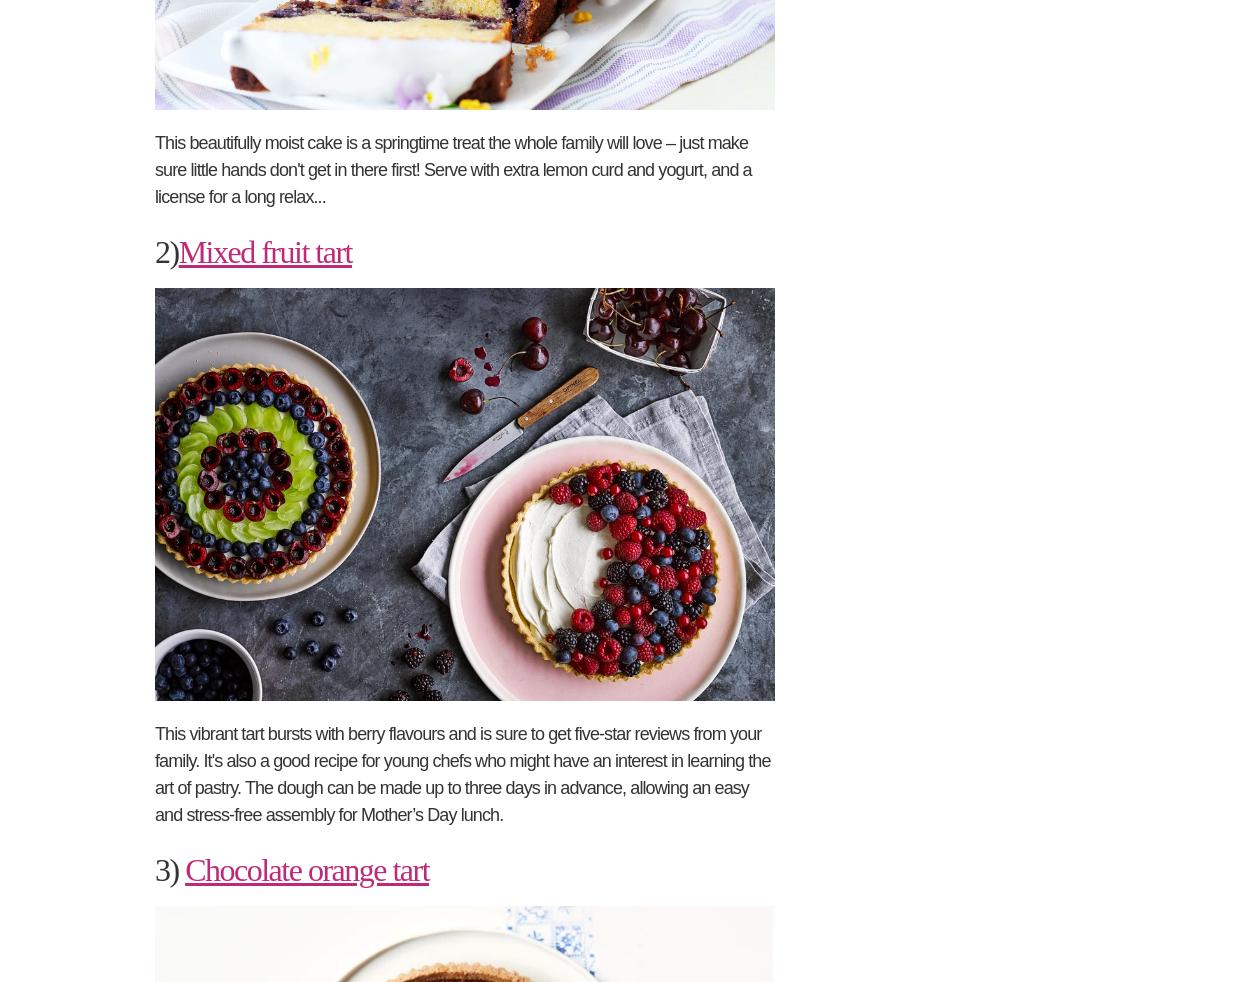 The width and height of the screenshot is (1250, 982). I want to click on 'Sweet treats', so click(929, 350).